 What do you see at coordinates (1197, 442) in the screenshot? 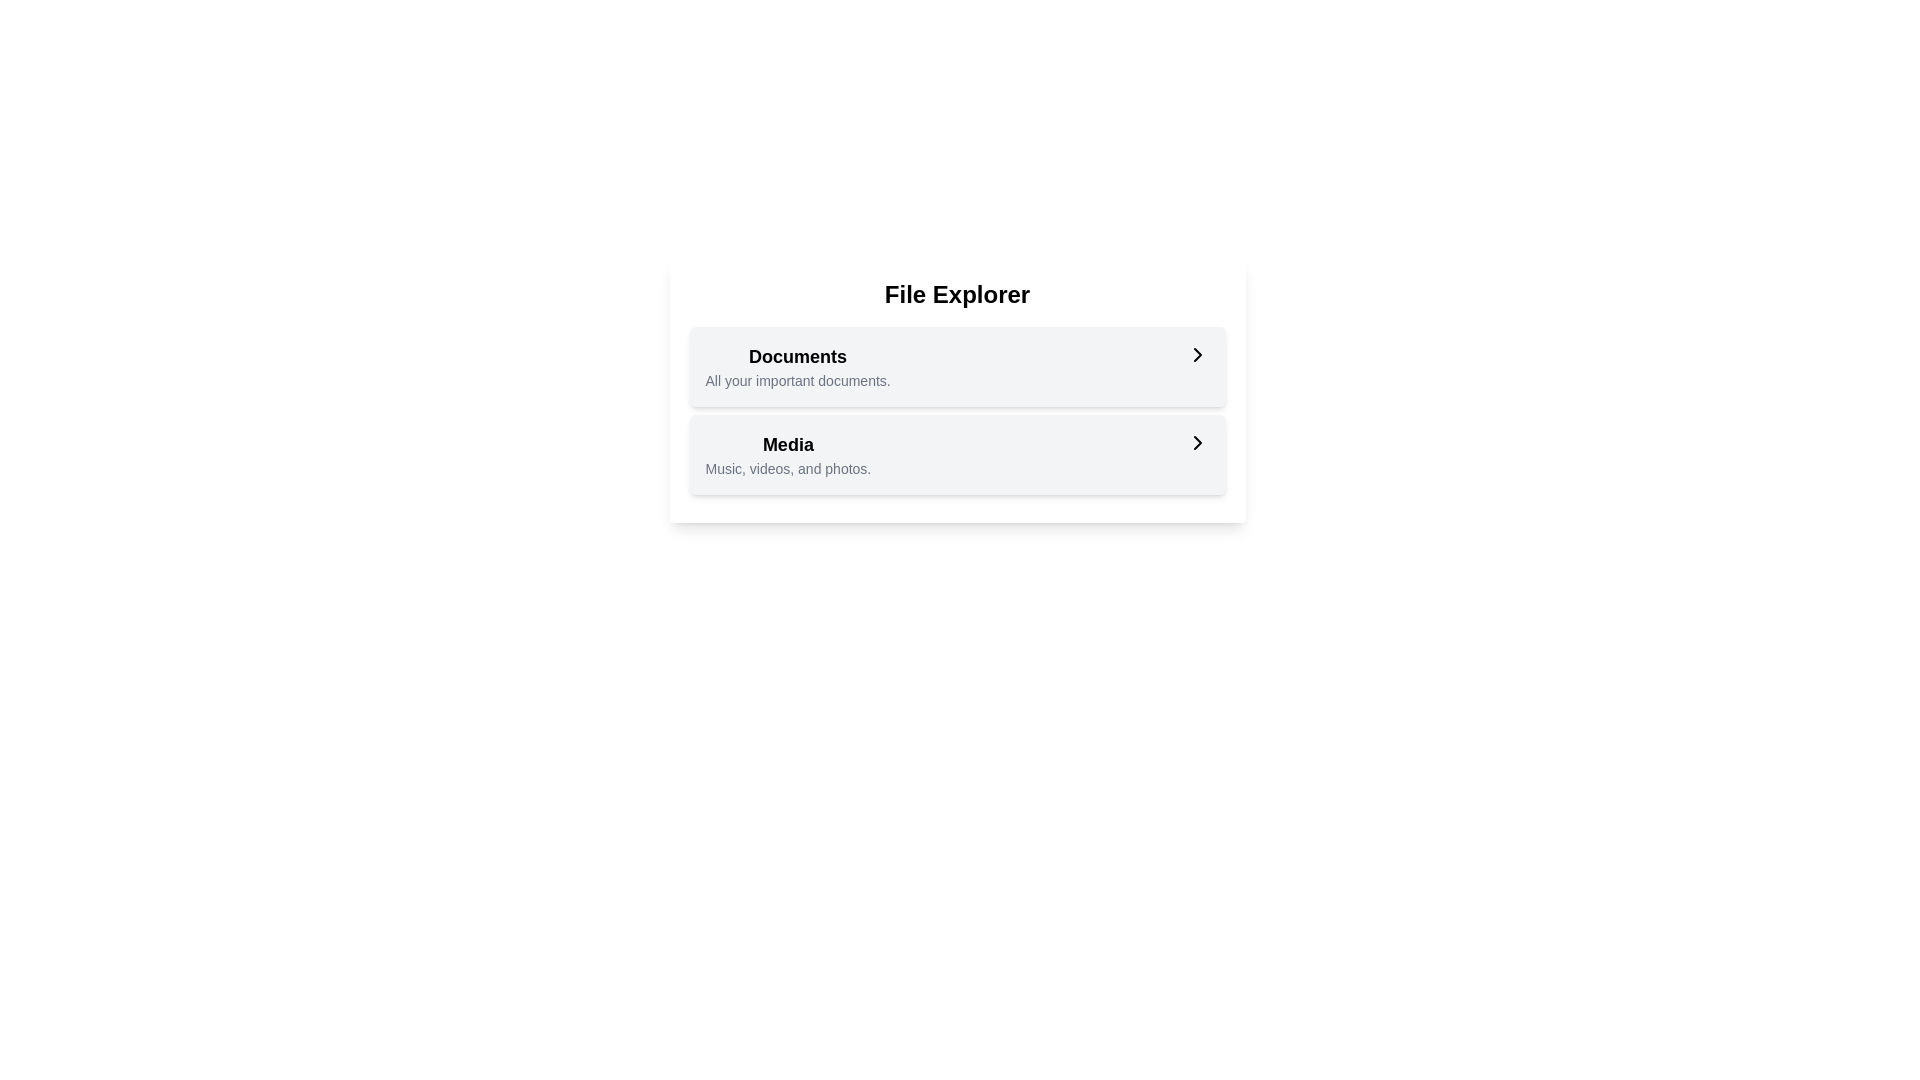
I see `the rightward-pointing chevron arrow icon located to the right of the 'Media' text` at bounding box center [1197, 442].